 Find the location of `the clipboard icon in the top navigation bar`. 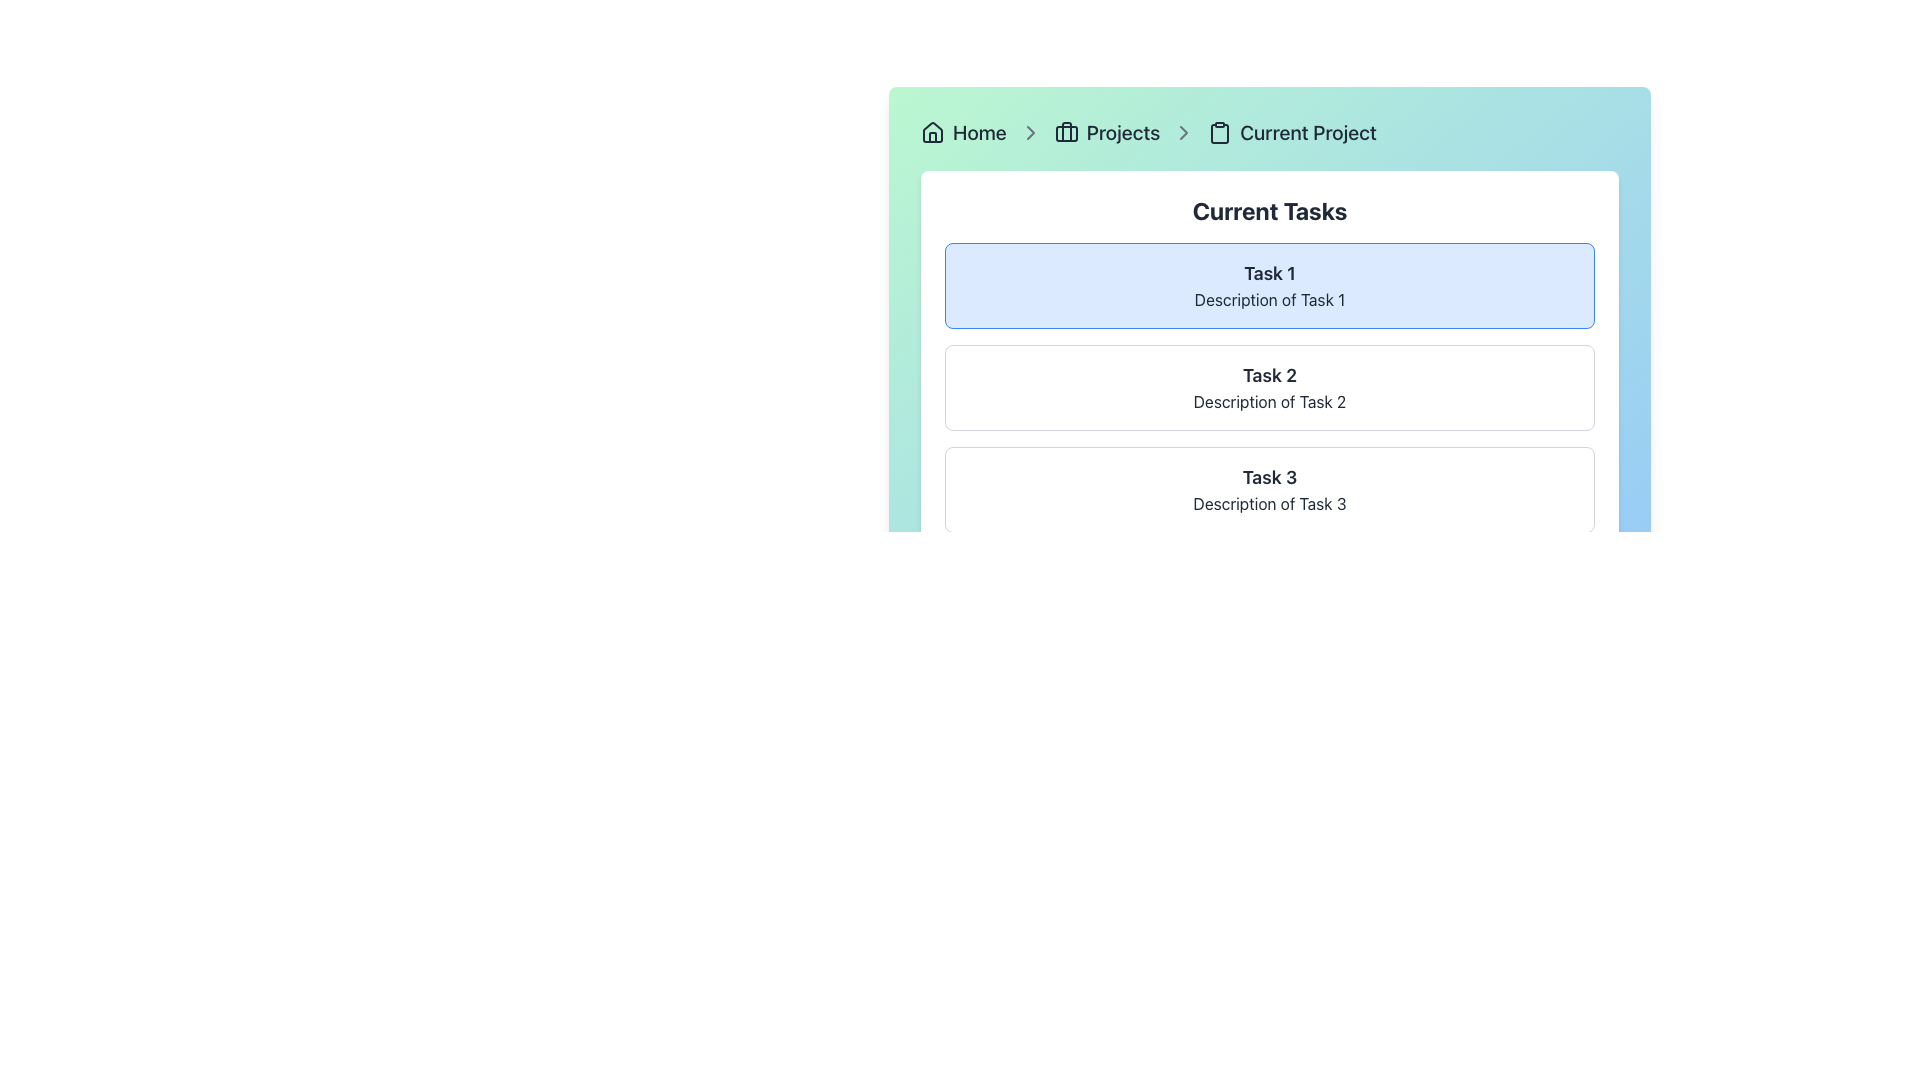

the clipboard icon in the top navigation bar is located at coordinates (1218, 132).